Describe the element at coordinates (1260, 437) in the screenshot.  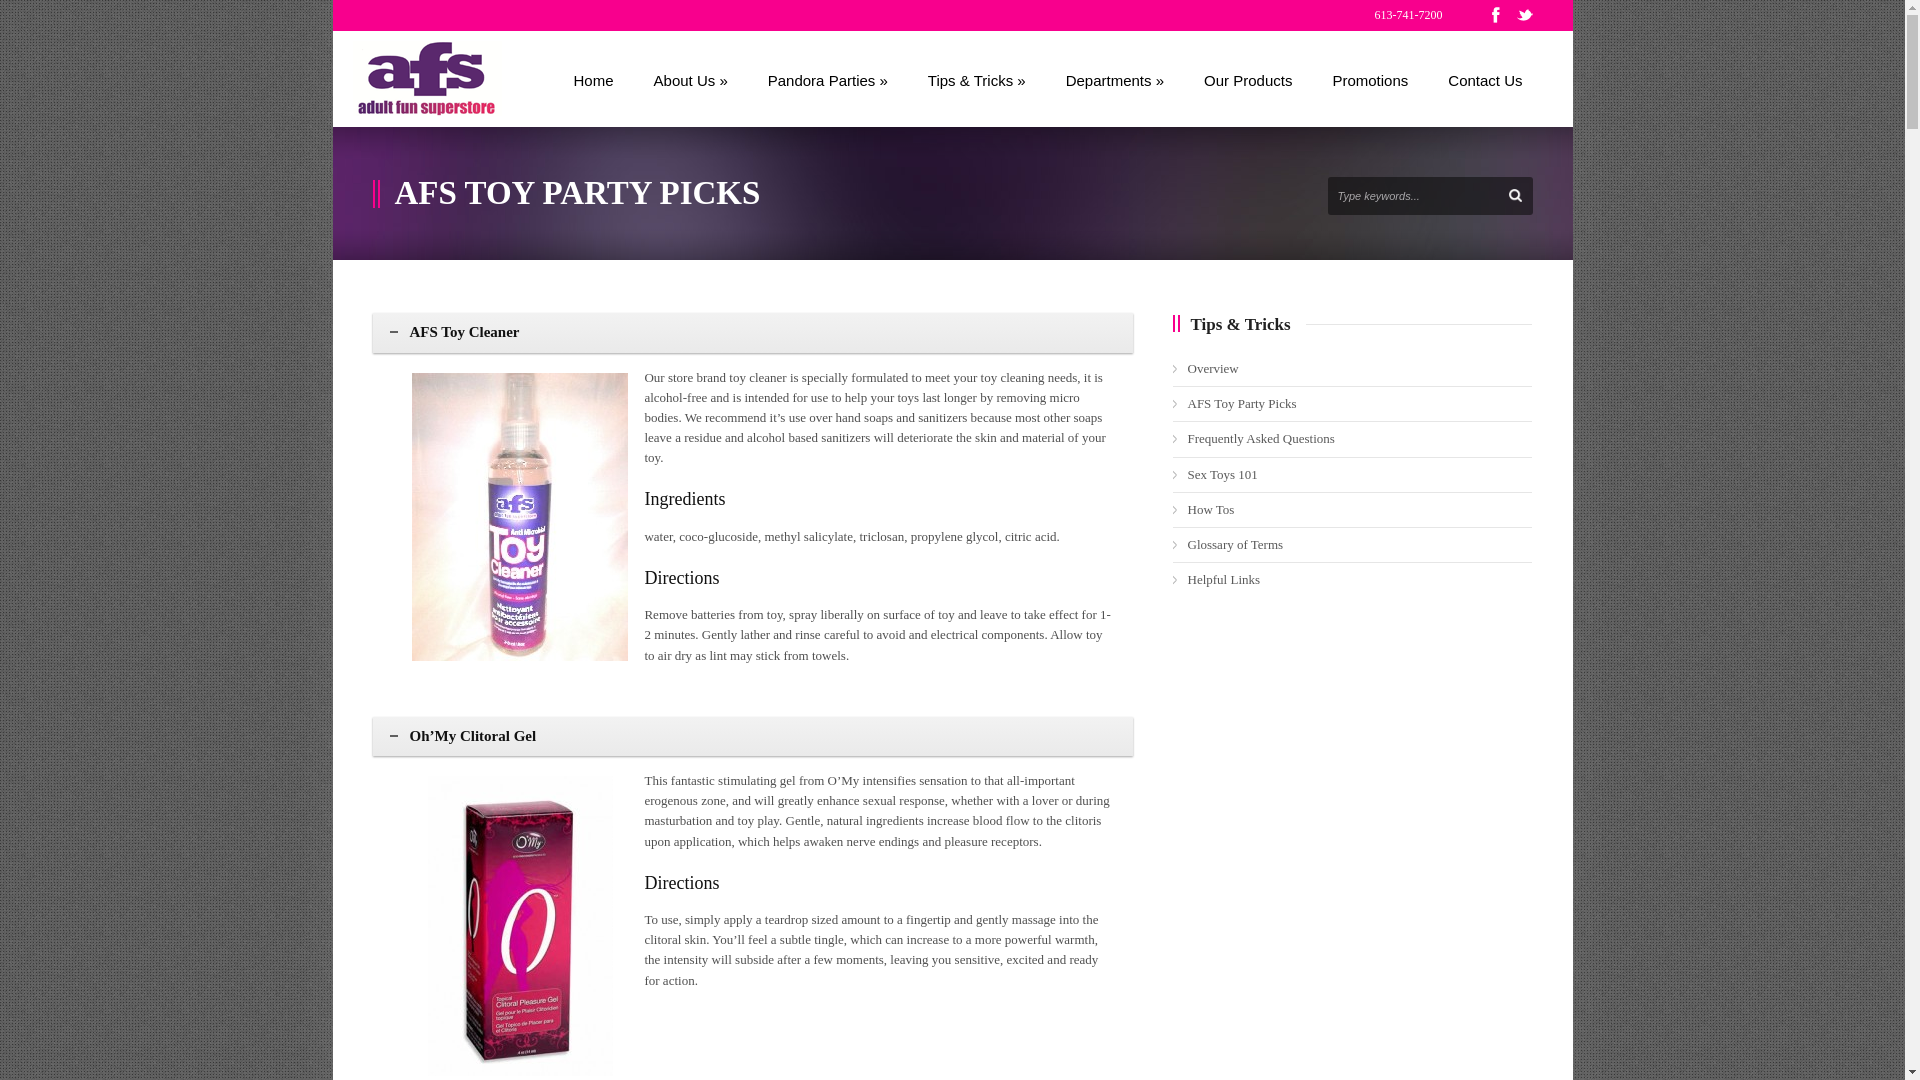
I see `'Frequently Asked Questions'` at that location.